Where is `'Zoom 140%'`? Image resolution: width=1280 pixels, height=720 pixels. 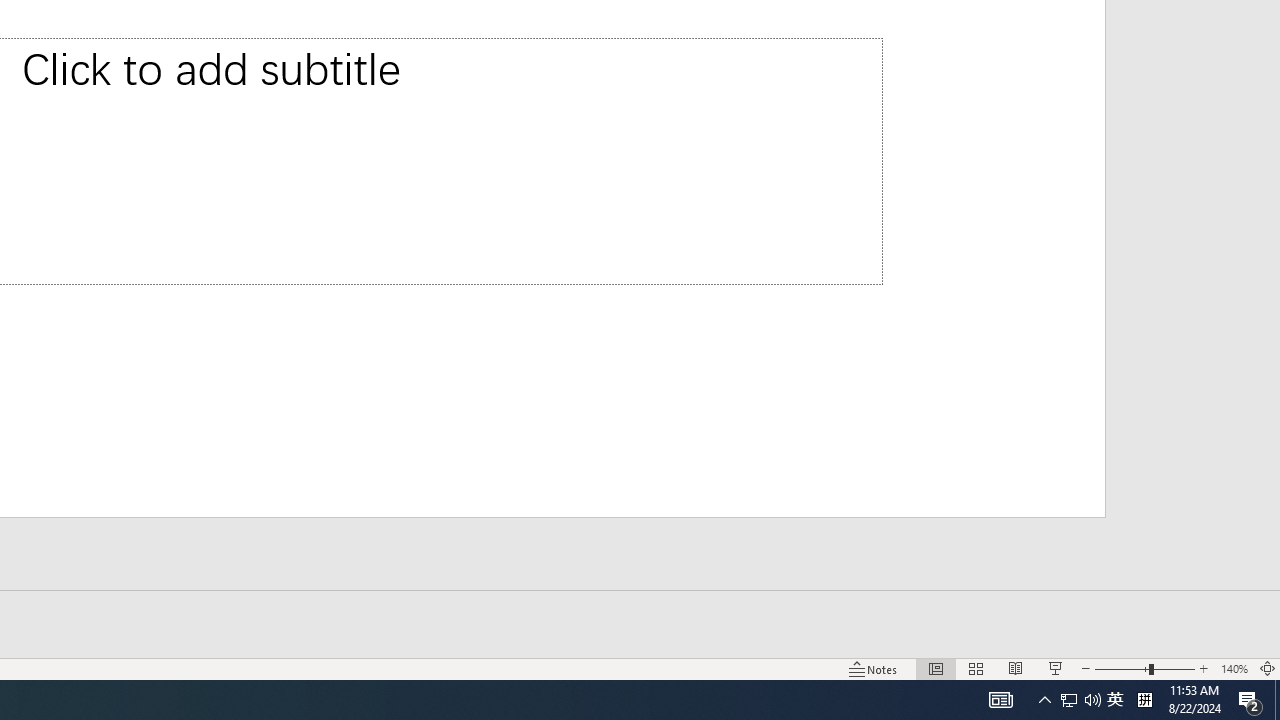 'Zoom 140%' is located at coordinates (1233, 669).